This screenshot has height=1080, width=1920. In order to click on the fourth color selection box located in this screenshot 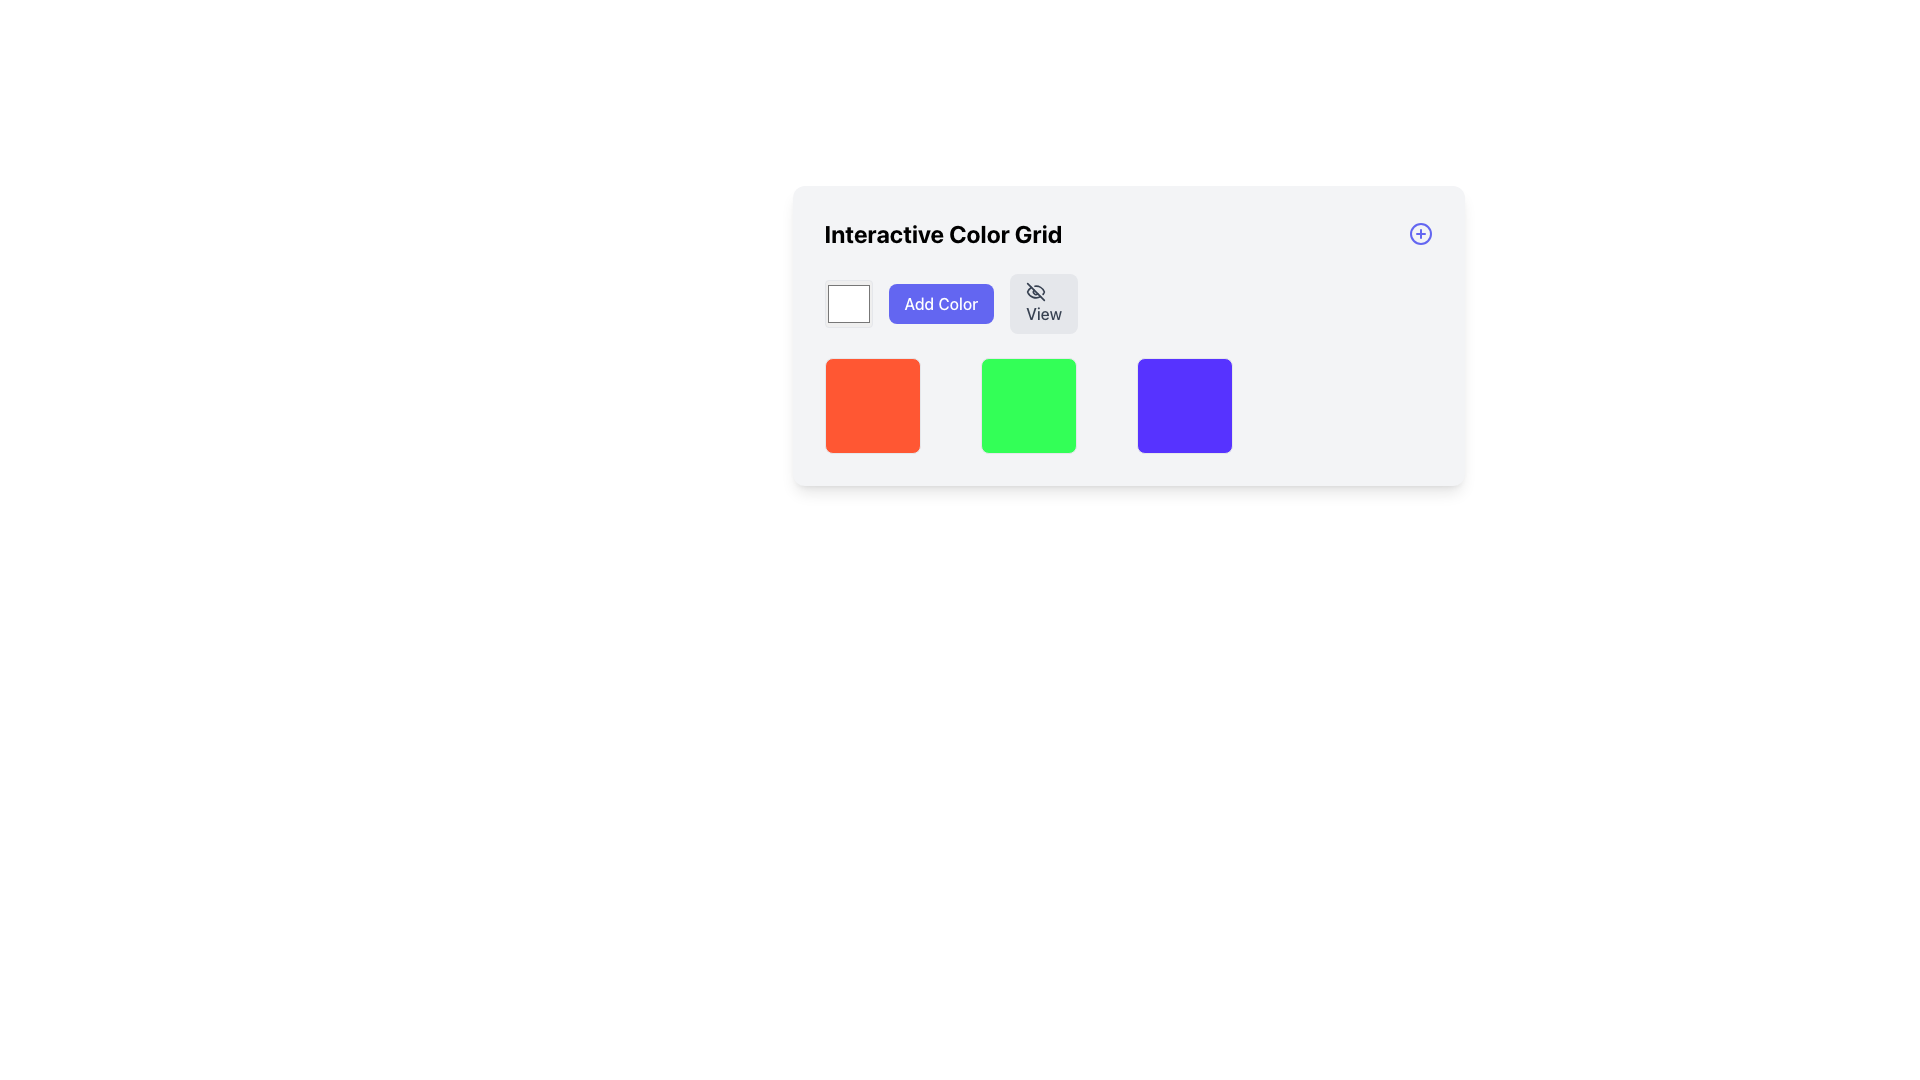, I will do `click(1184, 405)`.